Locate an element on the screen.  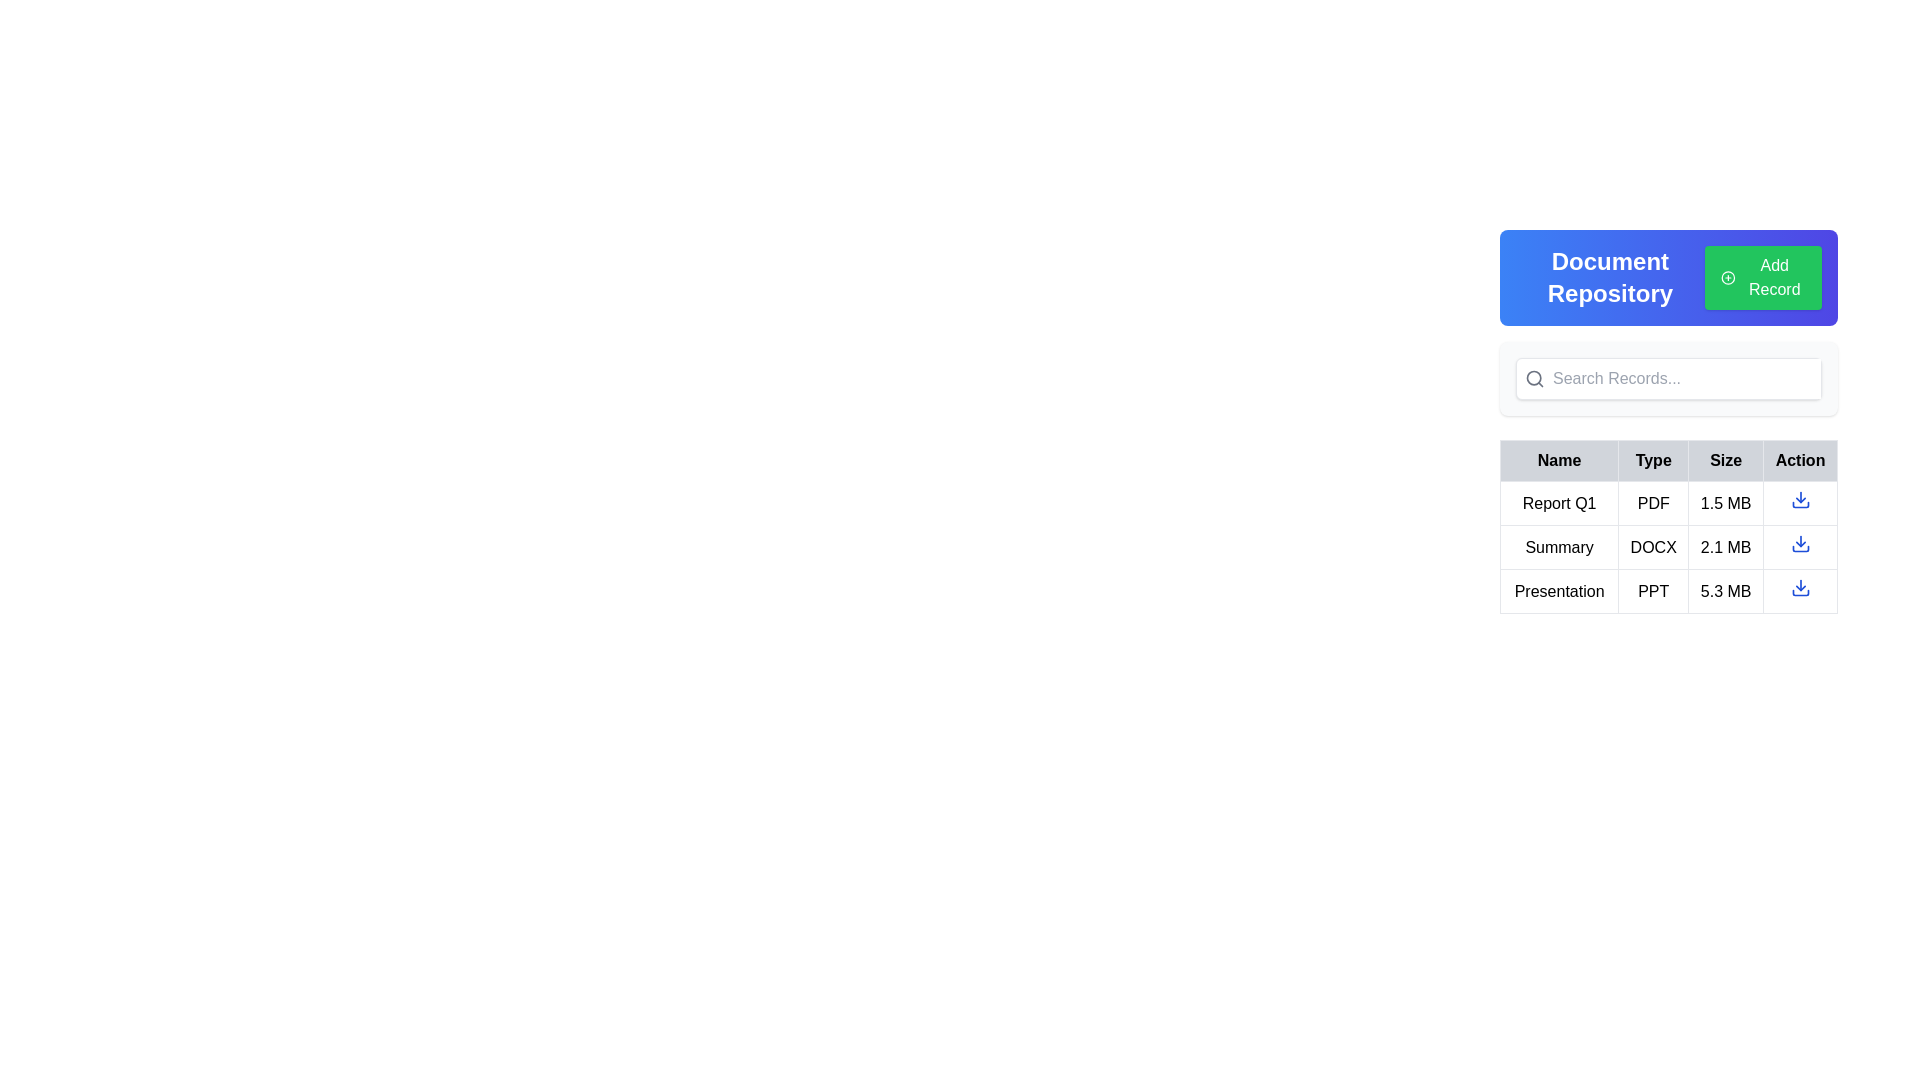
the search icon located is located at coordinates (1534, 378).